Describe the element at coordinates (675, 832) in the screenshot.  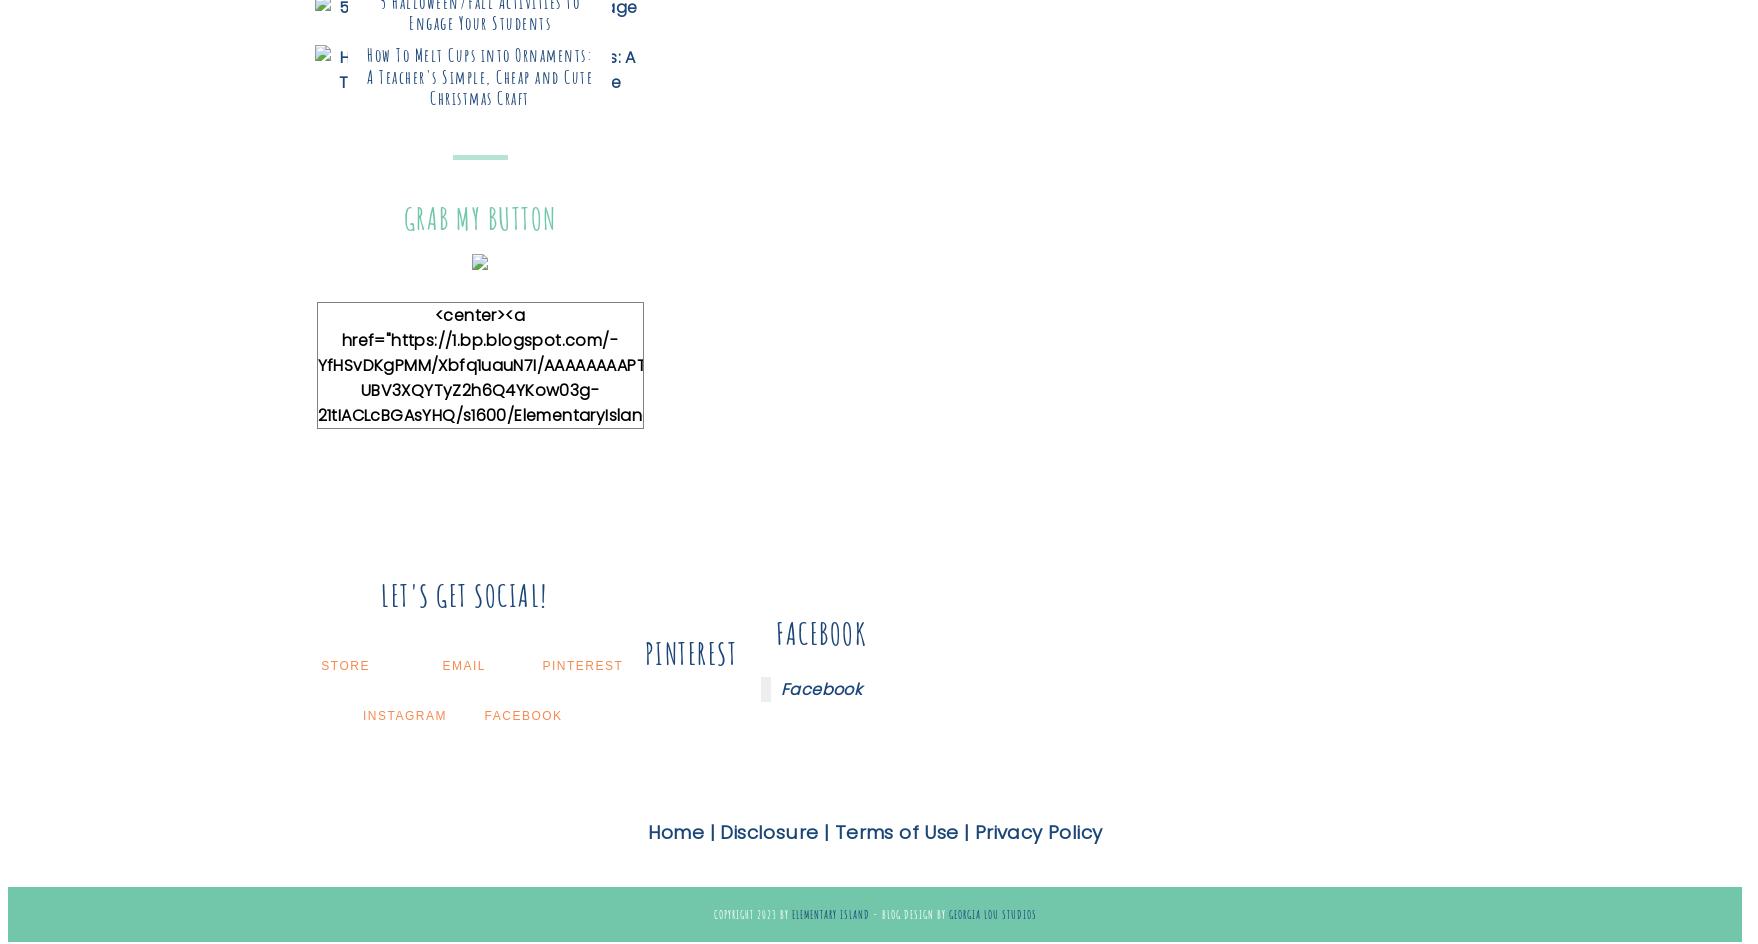
I see `'Home'` at that location.